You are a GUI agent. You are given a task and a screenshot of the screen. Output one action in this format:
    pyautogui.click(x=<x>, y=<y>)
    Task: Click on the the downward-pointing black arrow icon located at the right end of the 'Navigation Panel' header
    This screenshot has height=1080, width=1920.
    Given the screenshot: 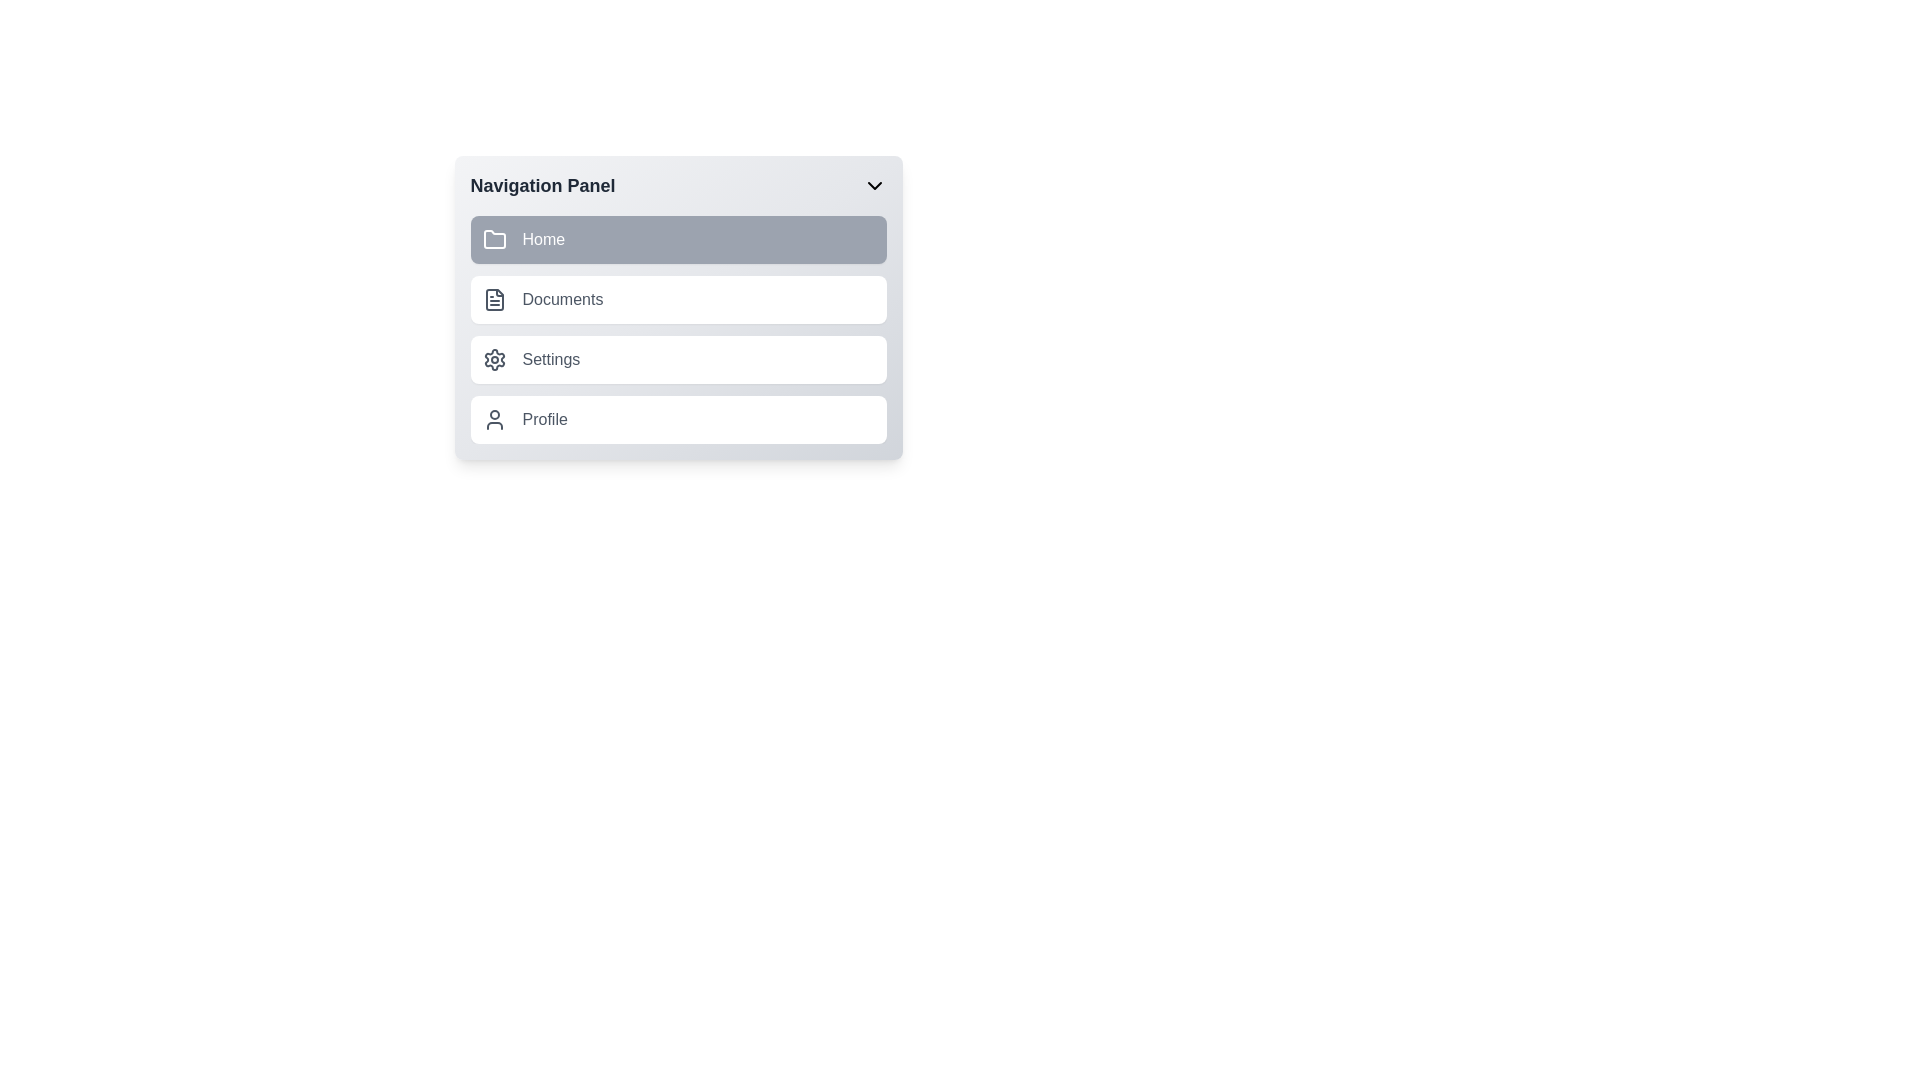 What is the action you would take?
    pyautogui.click(x=874, y=185)
    